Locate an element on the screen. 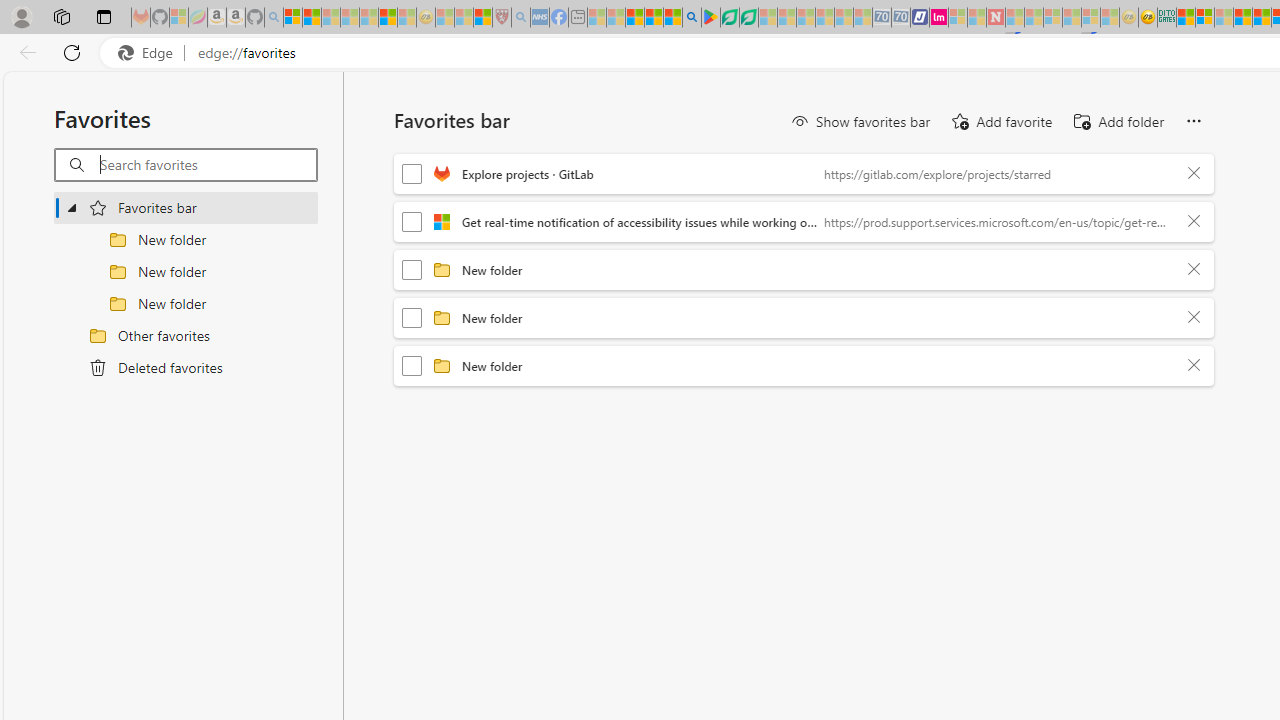  'The Weather Channel - MSN - Sleeping' is located at coordinates (331, 17).